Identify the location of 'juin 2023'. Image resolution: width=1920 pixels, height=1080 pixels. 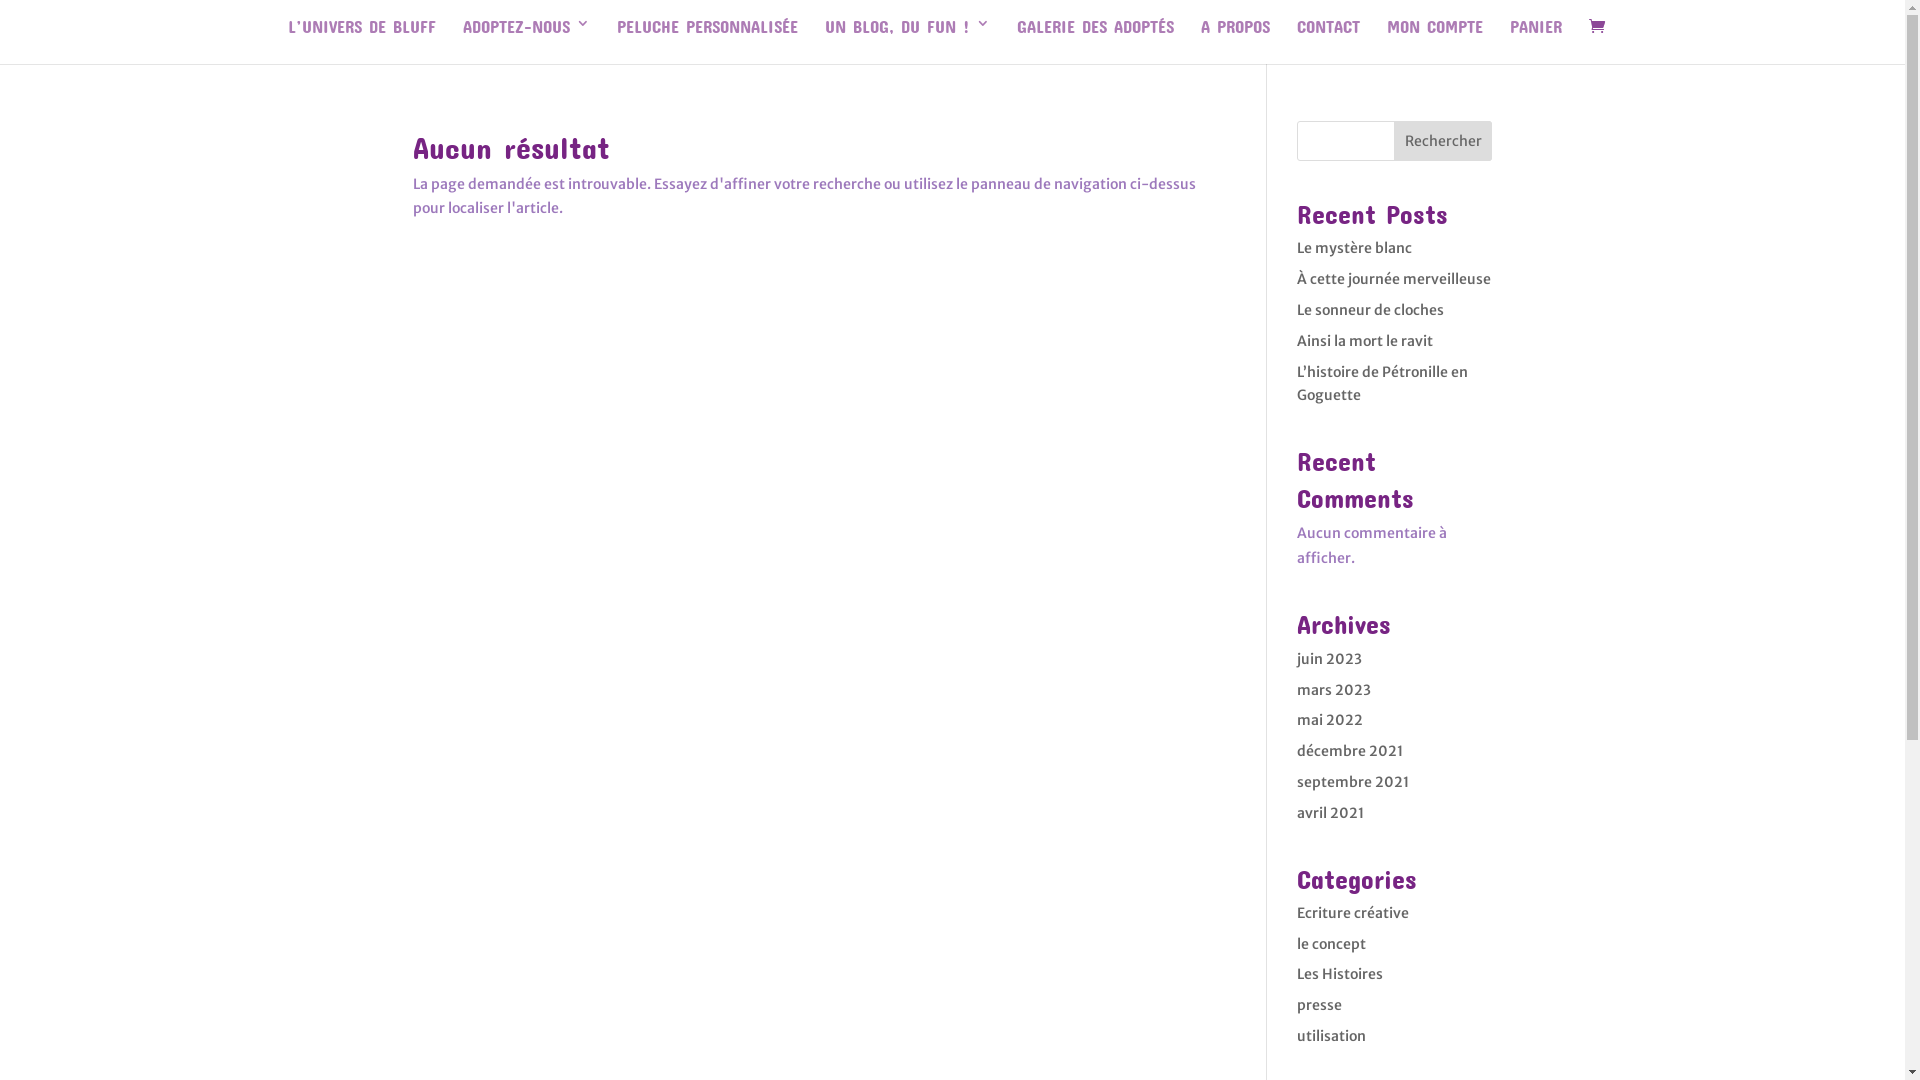
(1329, 659).